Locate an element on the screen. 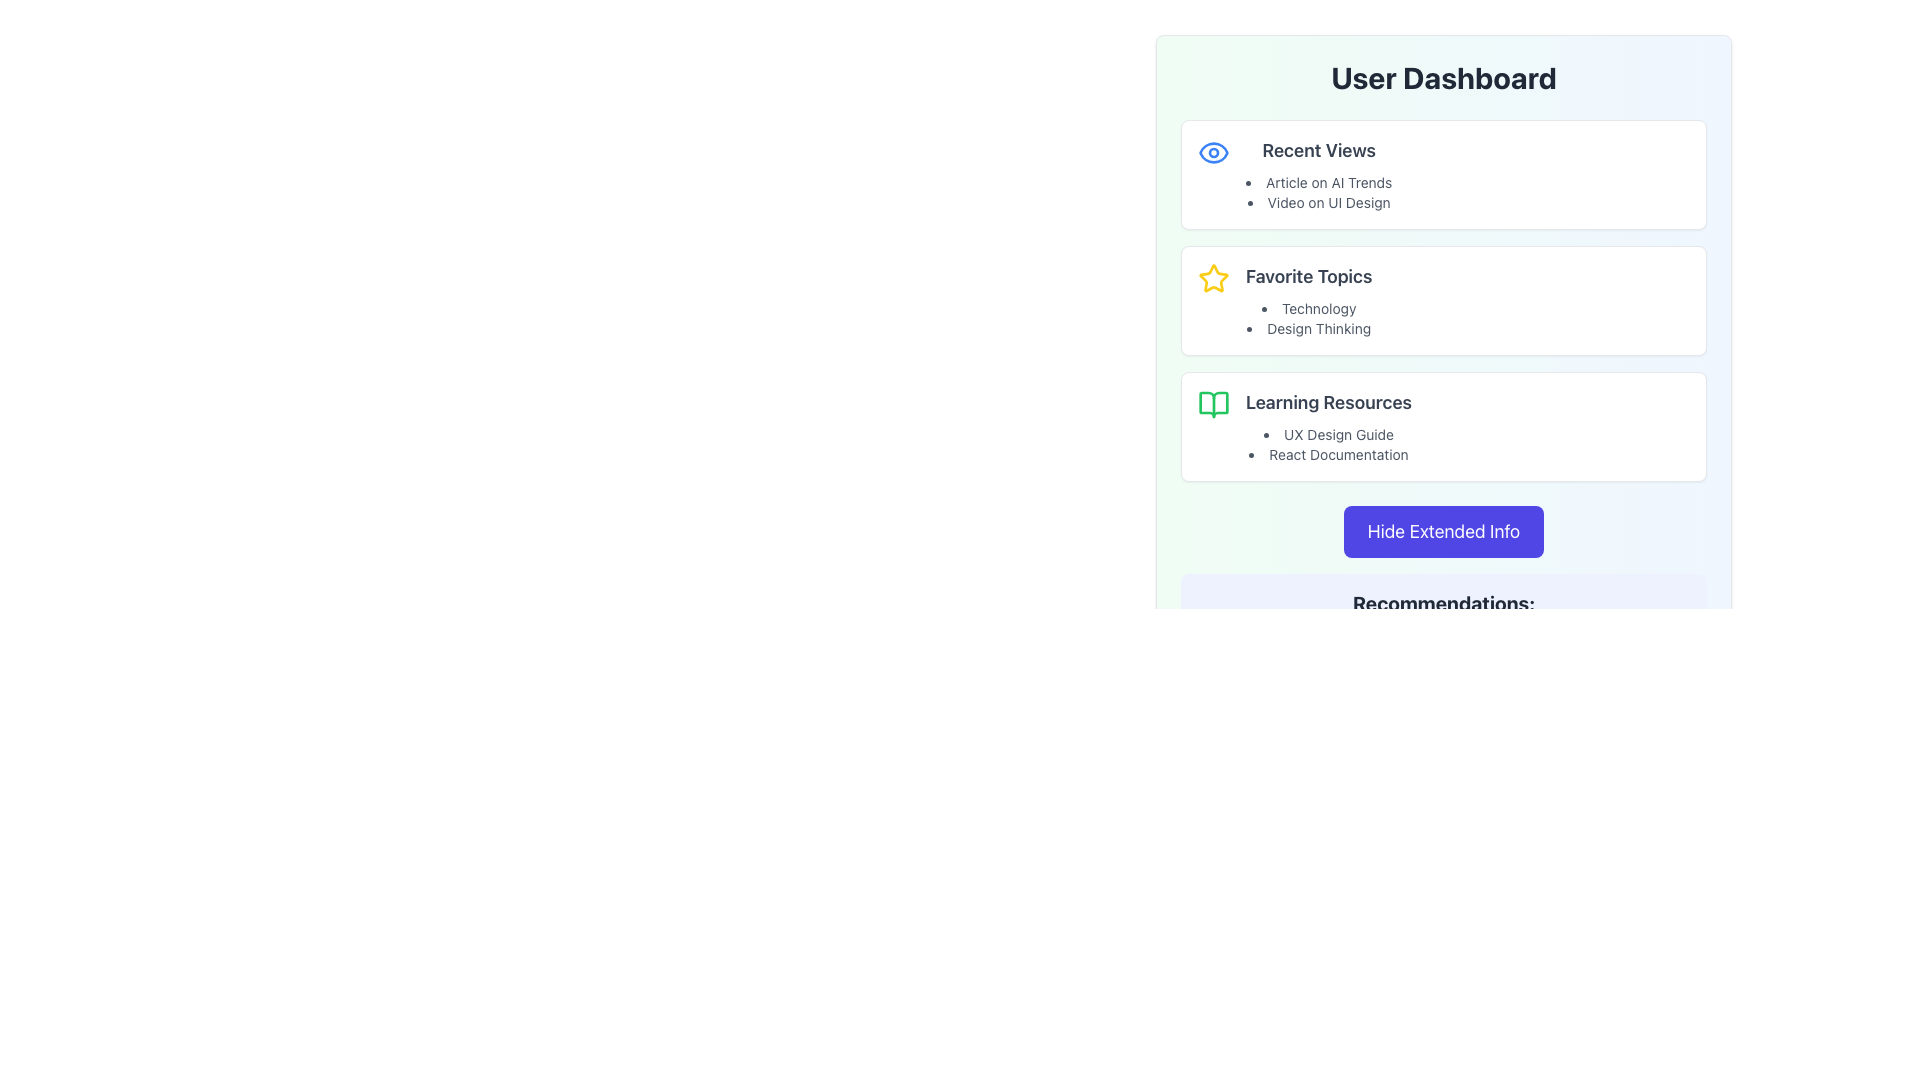  the 'User Dashboard' text header, which is bold and large, located at the top of the dashboard interface is located at coordinates (1444, 76).